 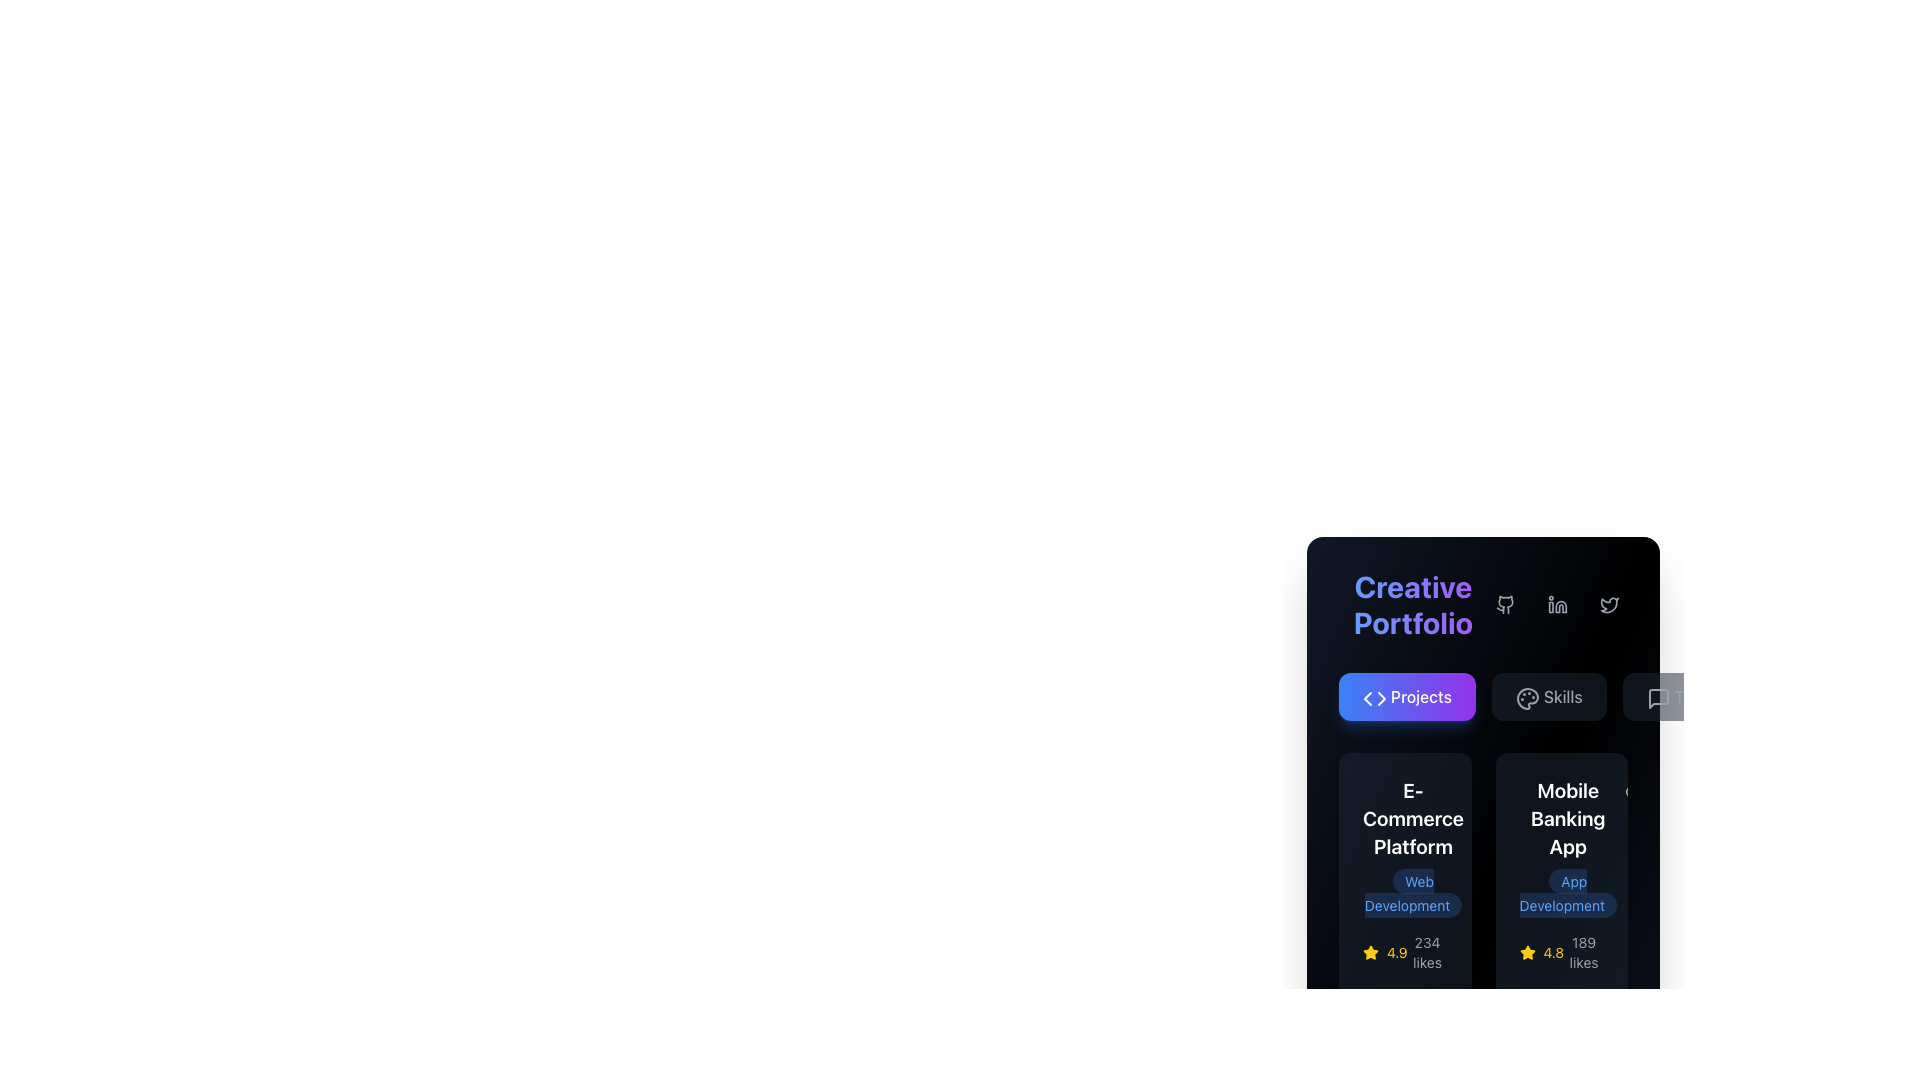 I want to click on the rating and information display component located at the bottom-right corner of the 'E-Commerce Platform' card in the project portfolio grid, so click(x=1404, y=951).